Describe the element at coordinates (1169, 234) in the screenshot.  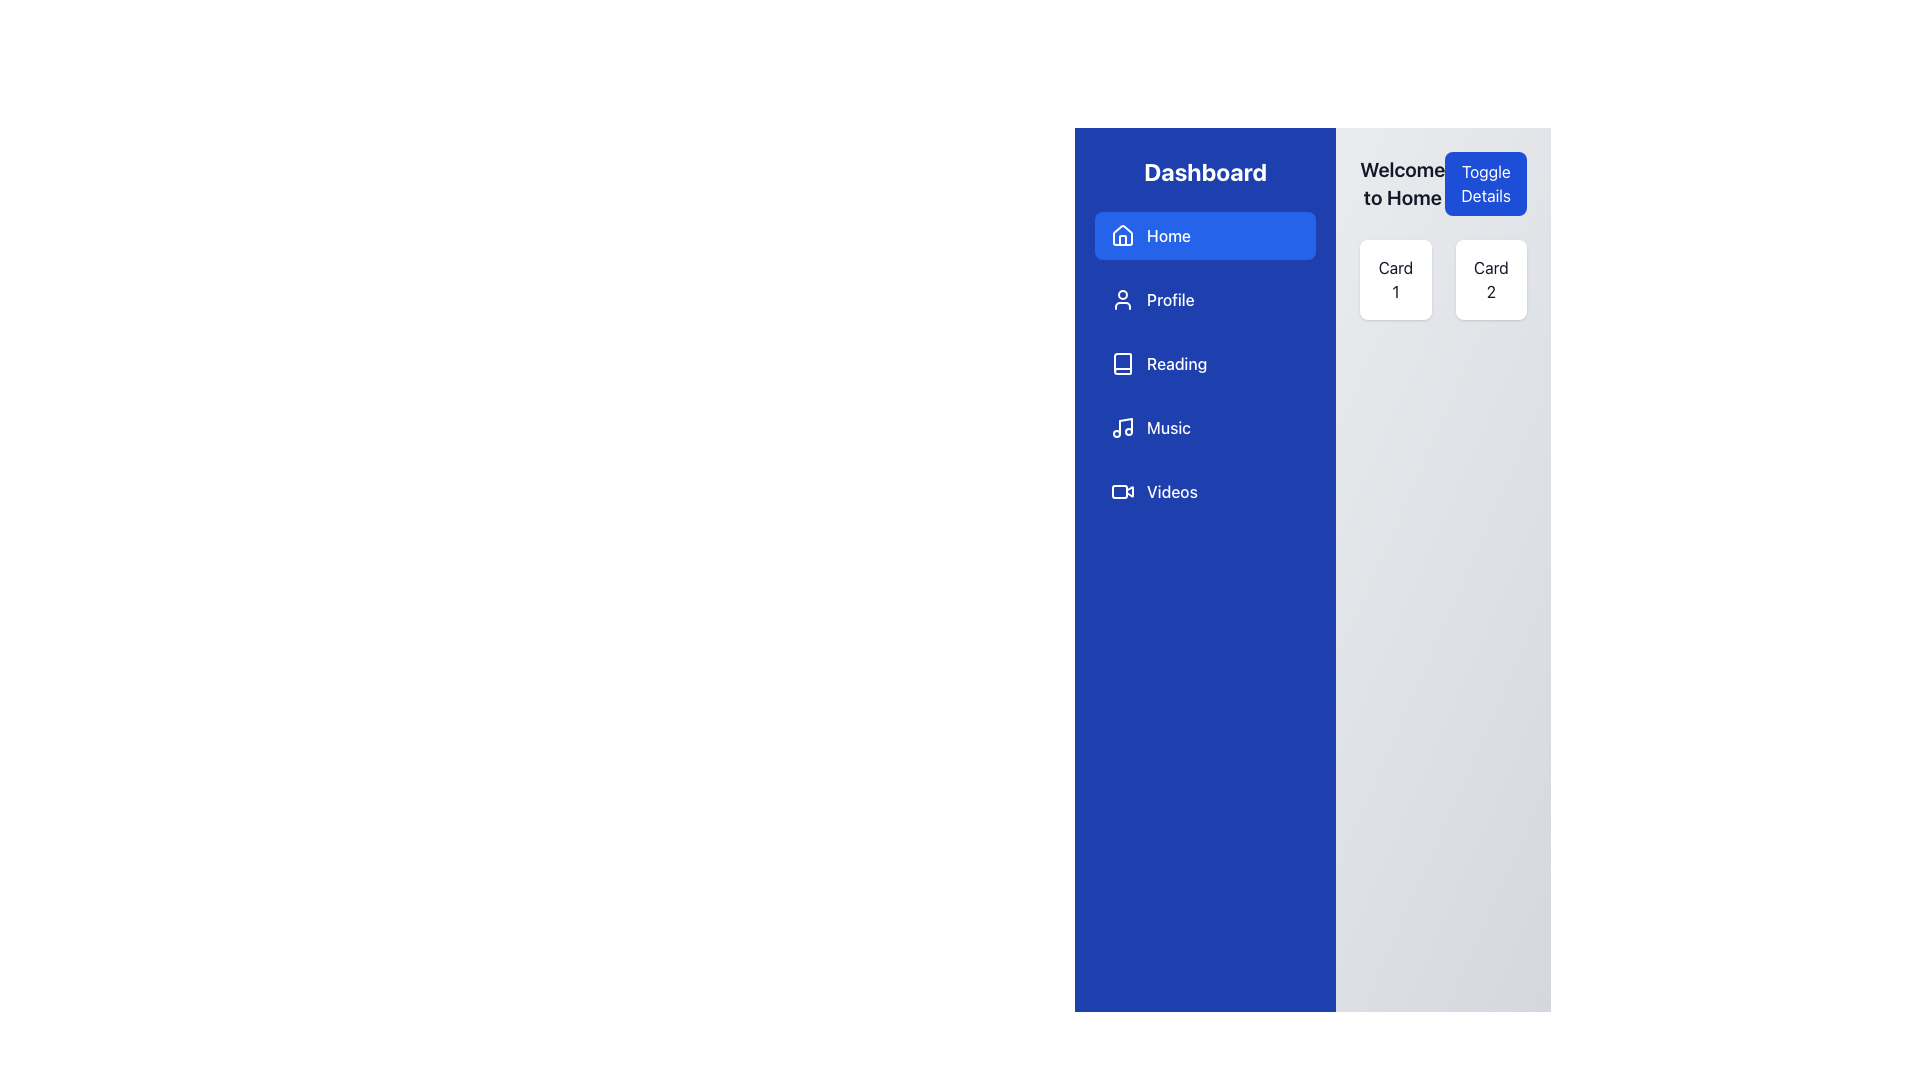
I see `the label for the 'Home' section` at that location.